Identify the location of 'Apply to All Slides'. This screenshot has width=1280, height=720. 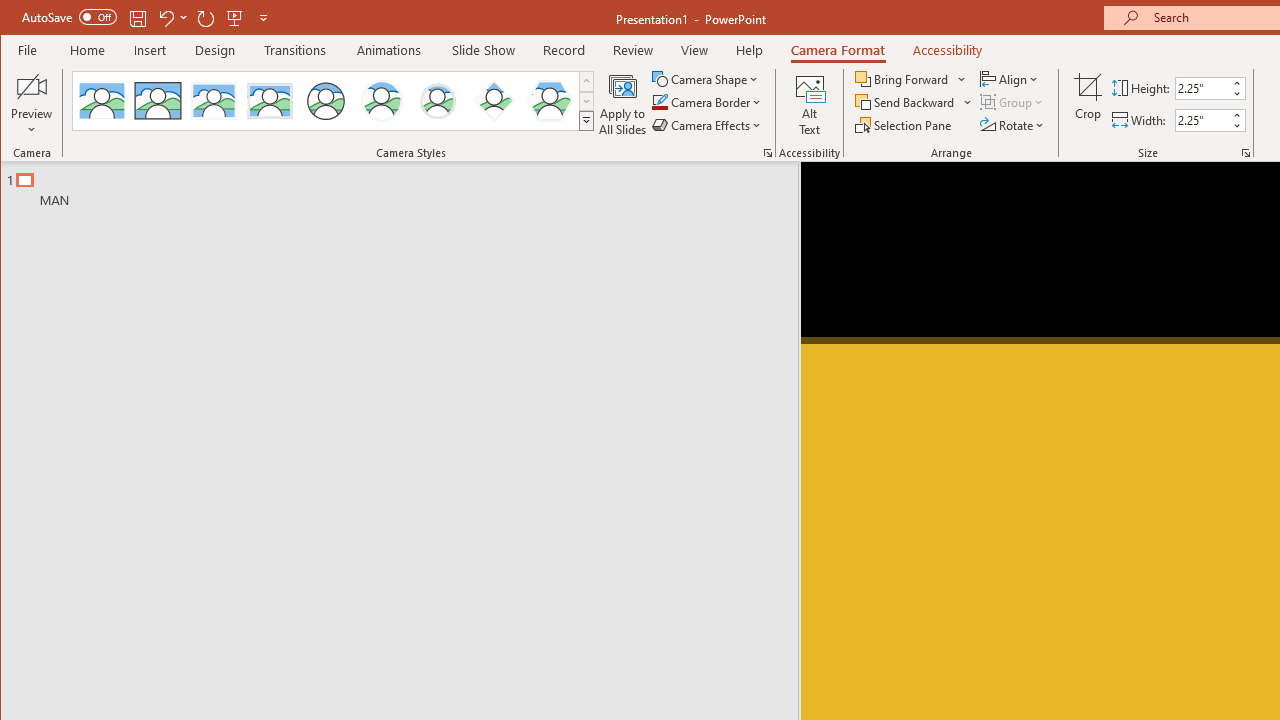
(621, 104).